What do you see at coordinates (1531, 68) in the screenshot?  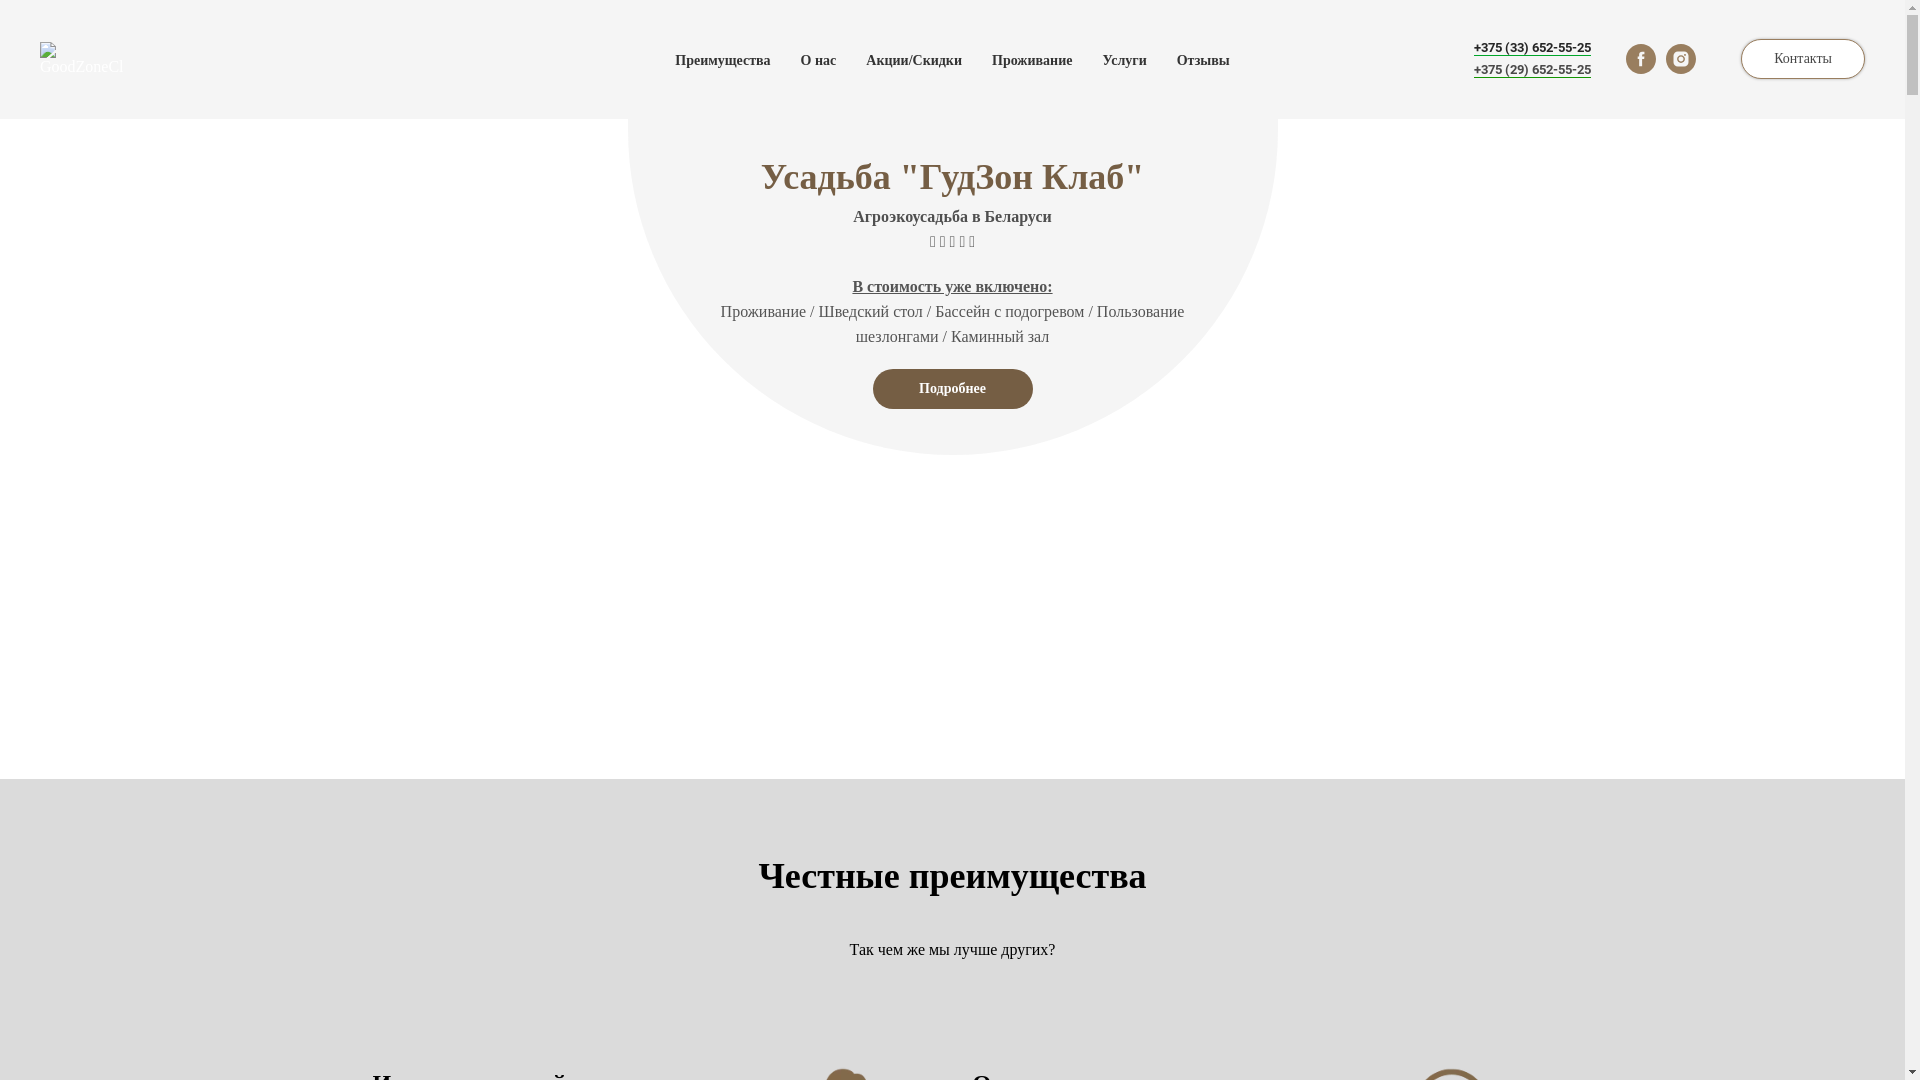 I see `'+375 (29) 652-55-25'` at bounding box center [1531, 68].